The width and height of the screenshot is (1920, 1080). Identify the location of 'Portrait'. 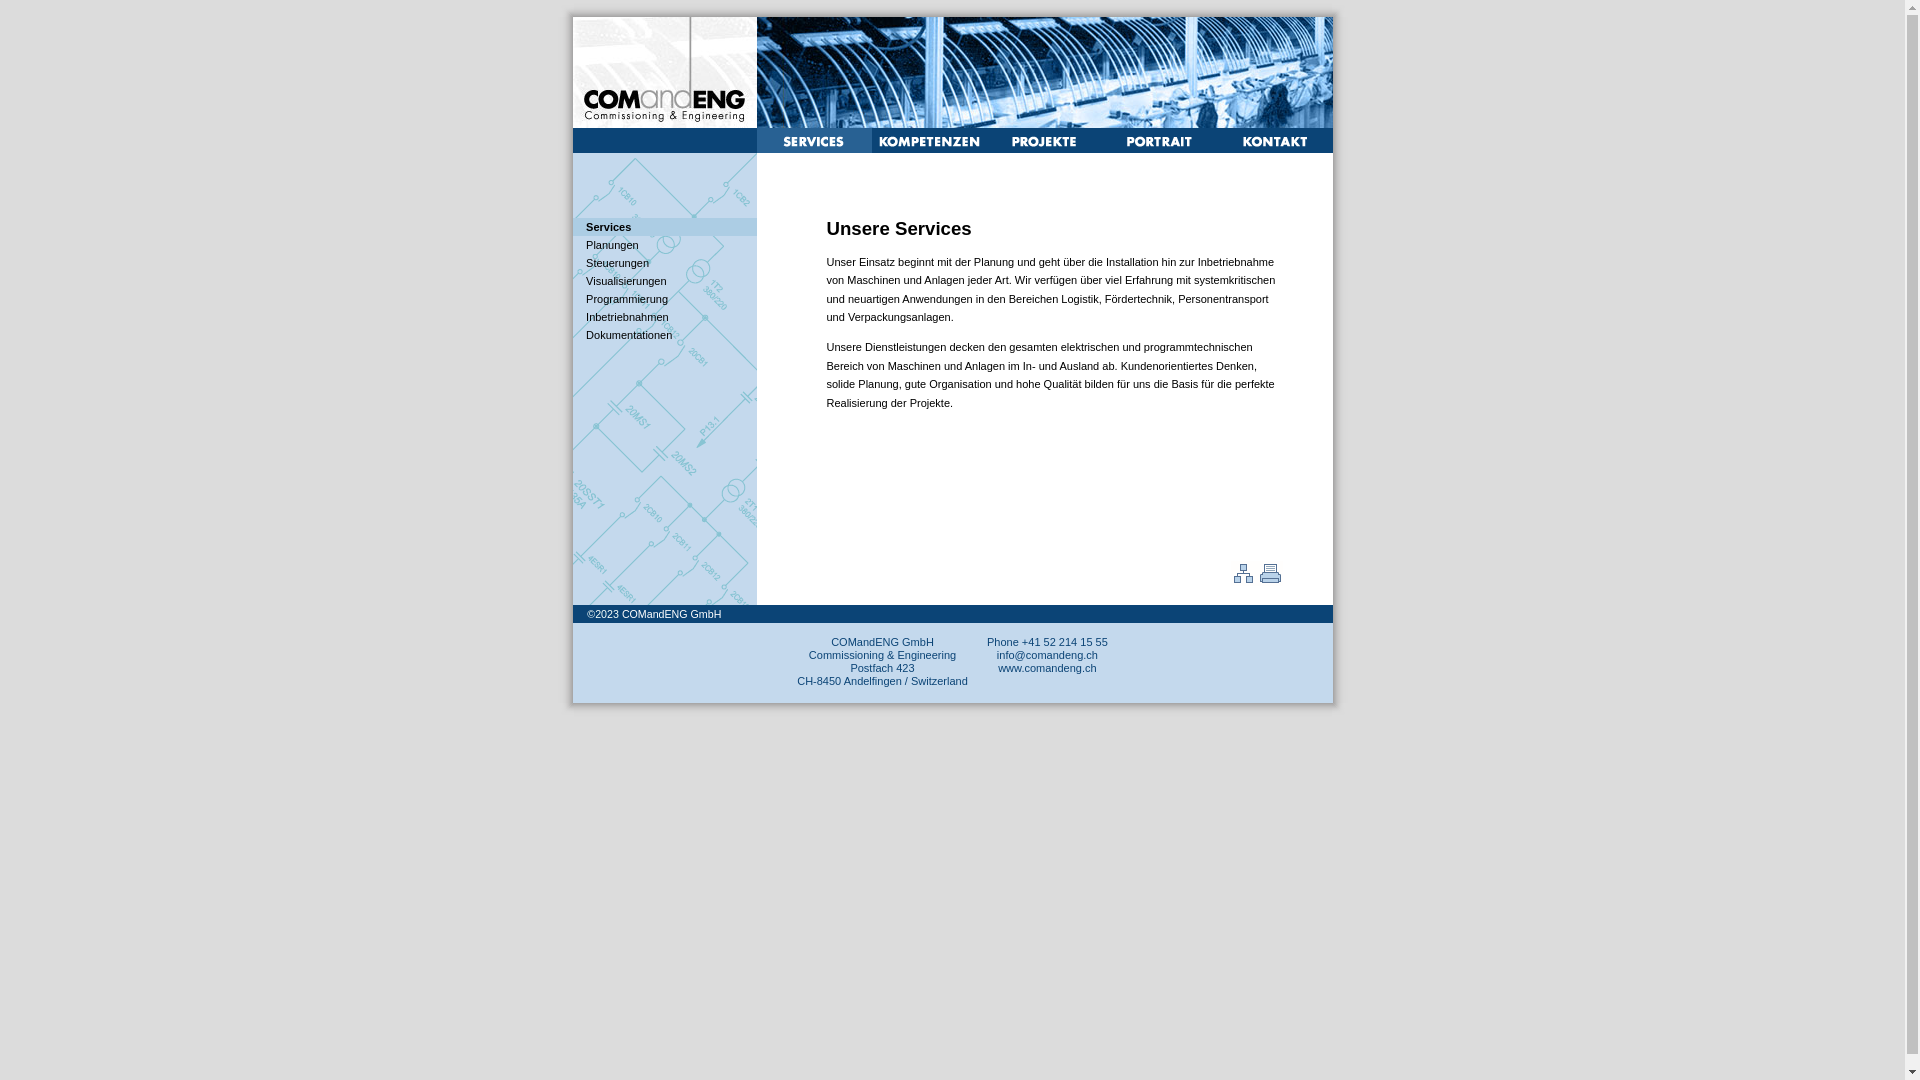
(1101, 148).